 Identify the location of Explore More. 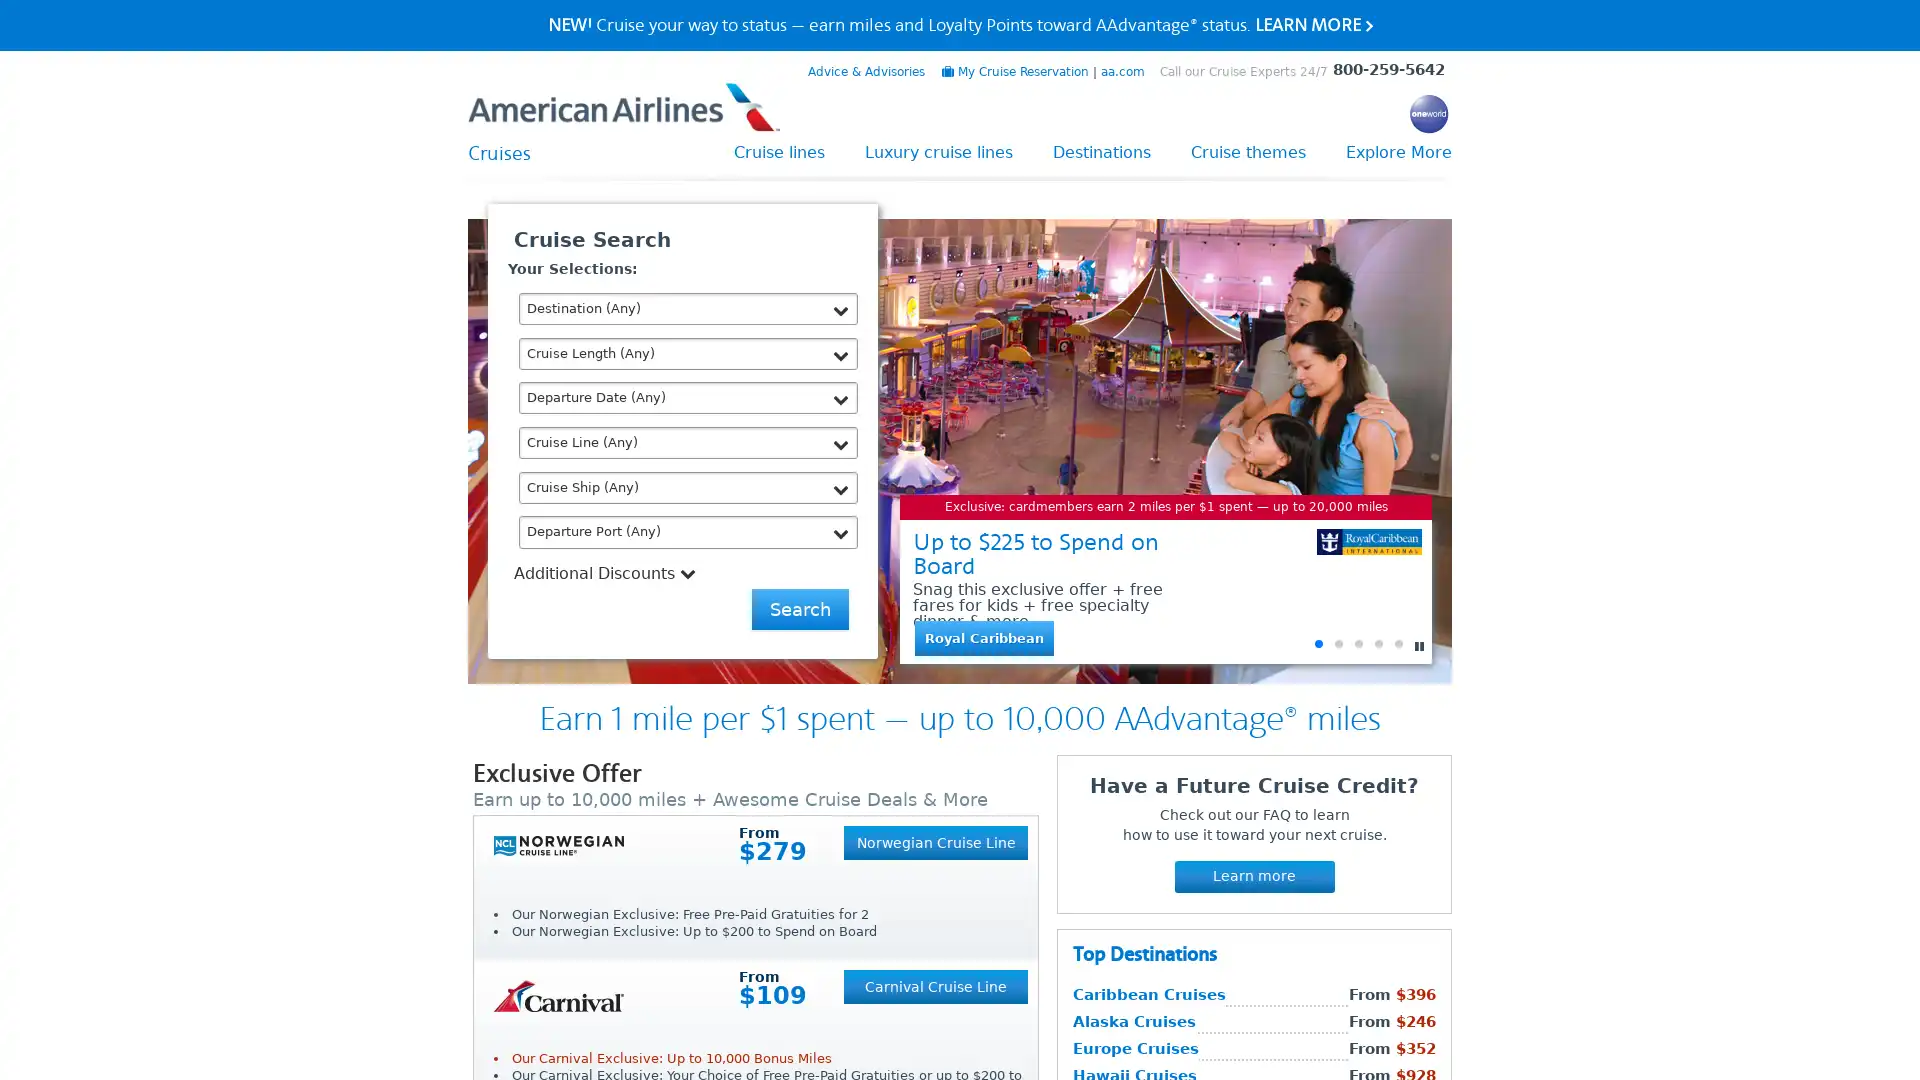
(1397, 150).